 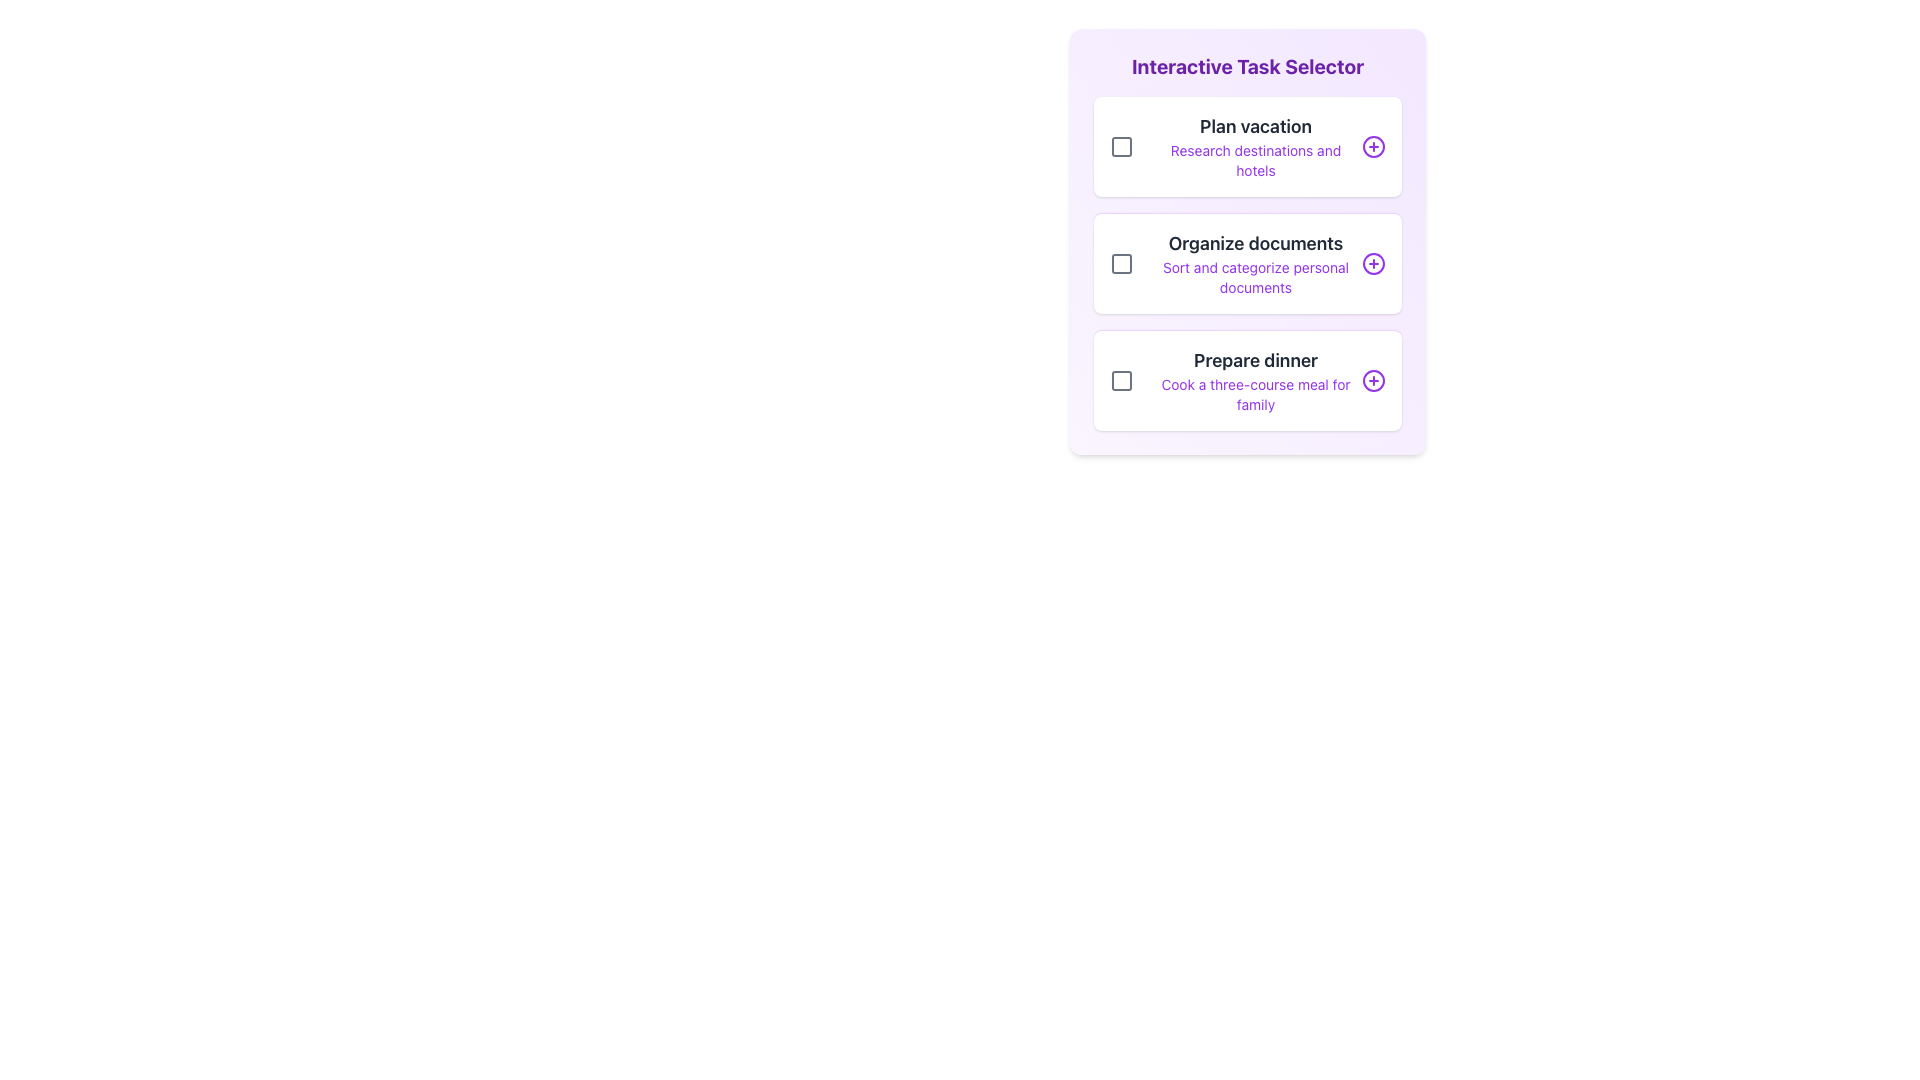 What do you see at coordinates (1255, 394) in the screenshot?
I see `the descriptive text label located immediately below the 'Prepare dinner' heading, which provides additional context to the section` at bounding box center [1255, 394].